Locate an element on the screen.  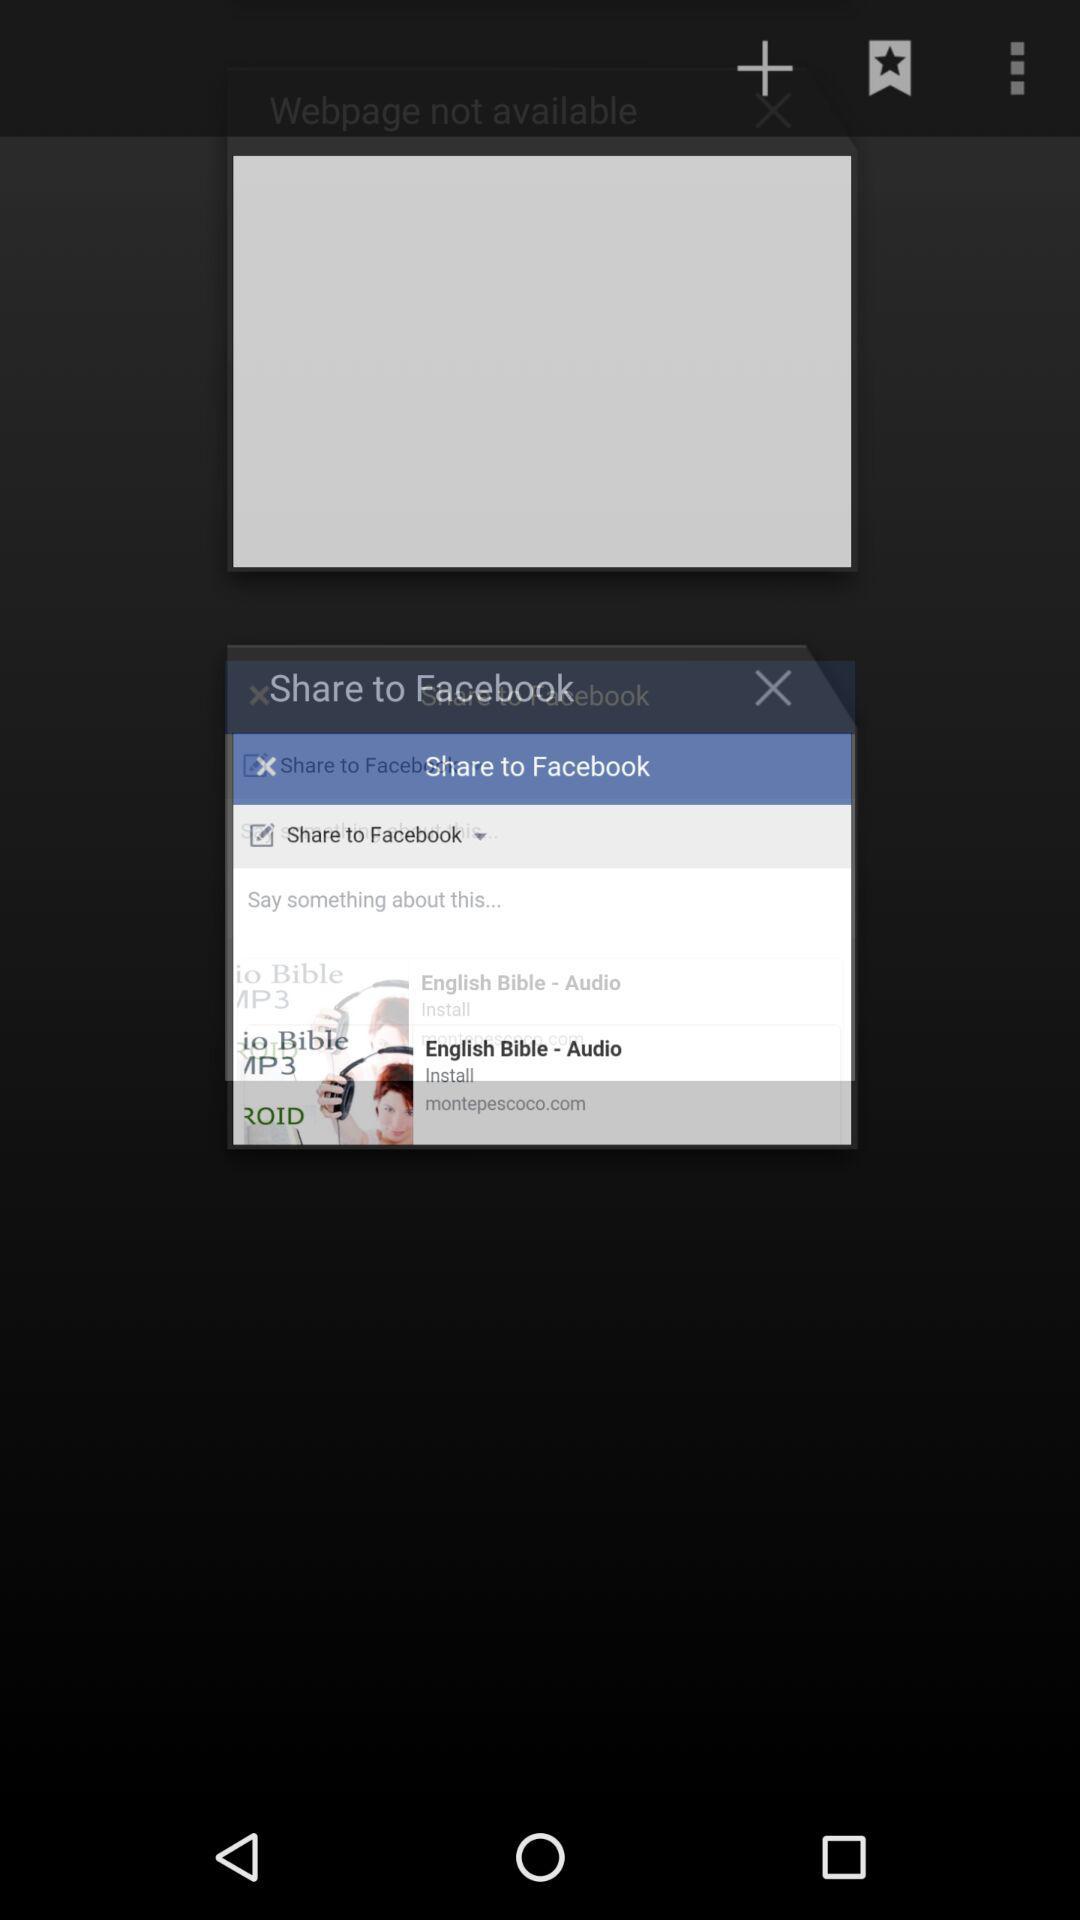
the more icon is located at coordinates (1017, 72).